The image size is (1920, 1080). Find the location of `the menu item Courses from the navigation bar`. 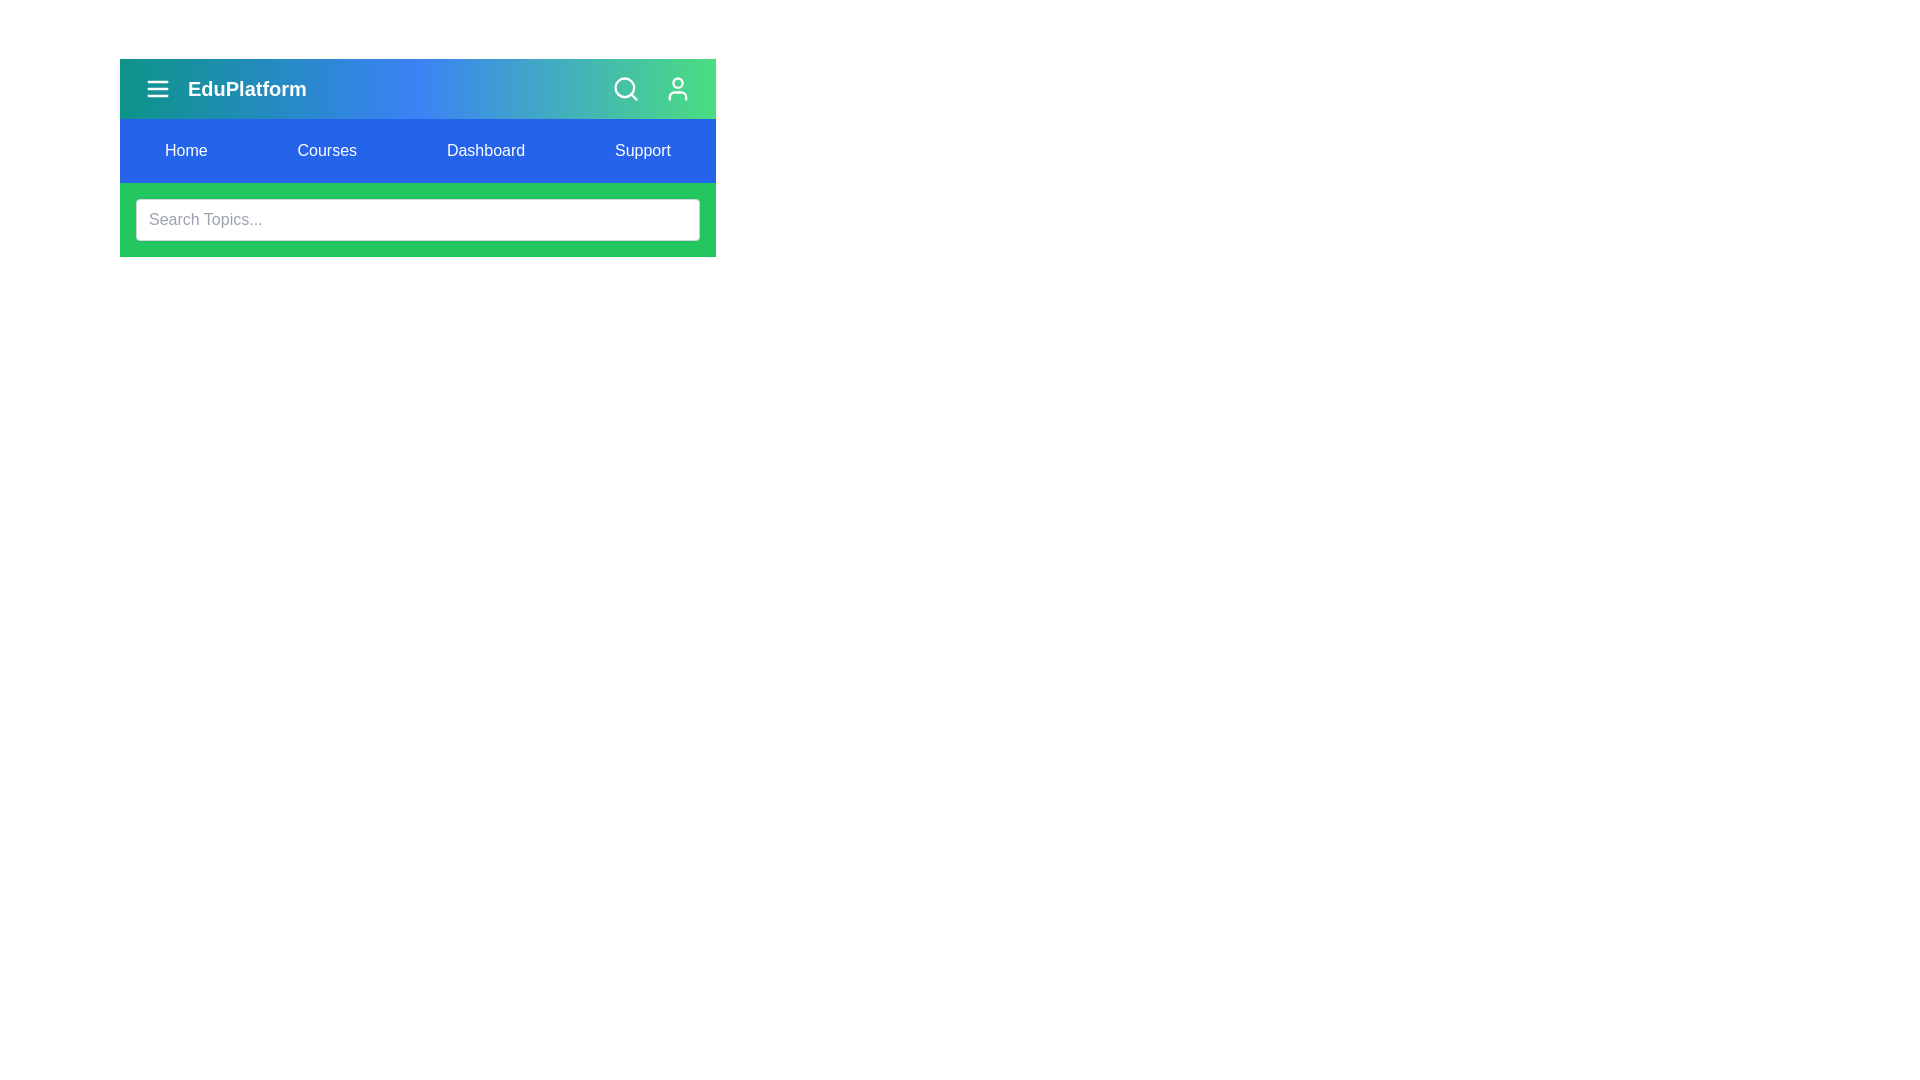

the menu item Courses from the navigation bar is located at coordinates (326, 149).